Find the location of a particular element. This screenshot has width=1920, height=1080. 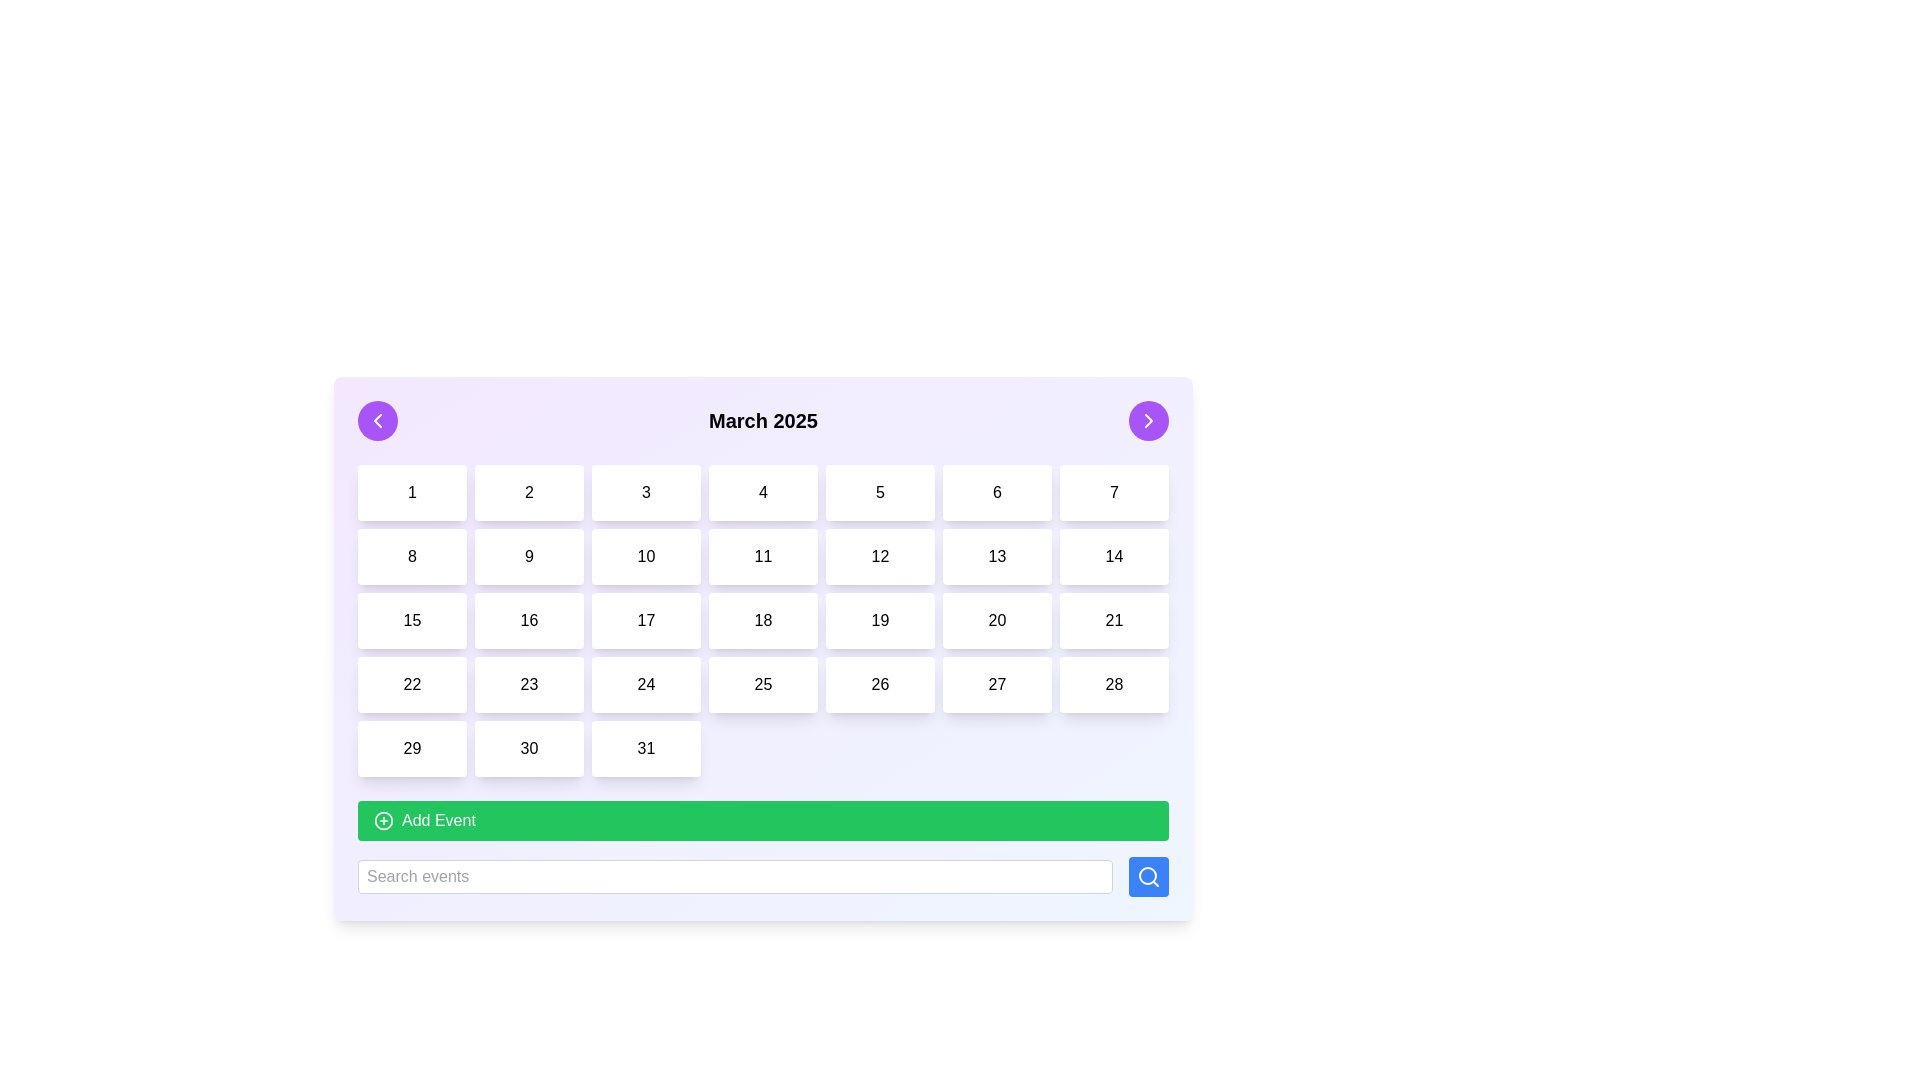

a specific day within the calendar grid displayed below the title 'March 2025' is located at coordinates (762, 620).